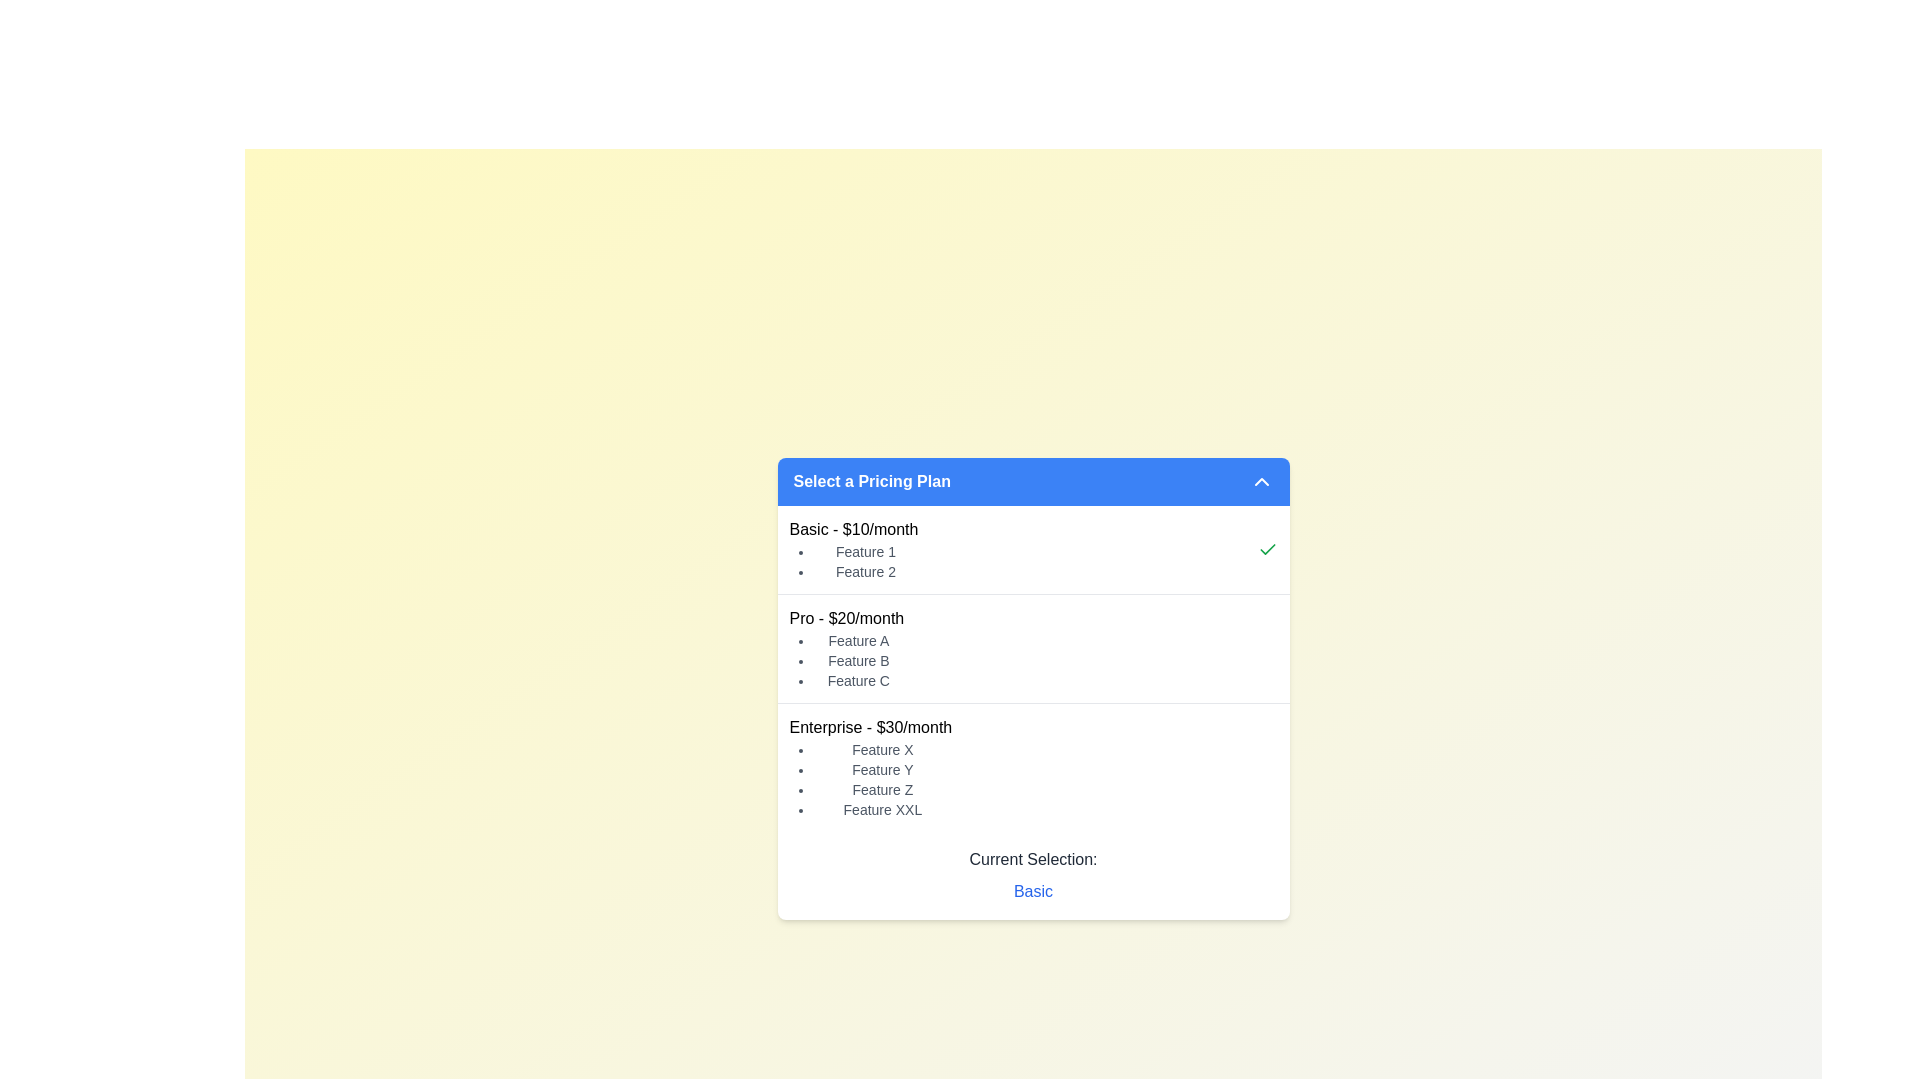  Describe the element at coordinates (1033, 550) in the screenshot. I see `the 'Basic - $10/month' pricing plan` at that location.